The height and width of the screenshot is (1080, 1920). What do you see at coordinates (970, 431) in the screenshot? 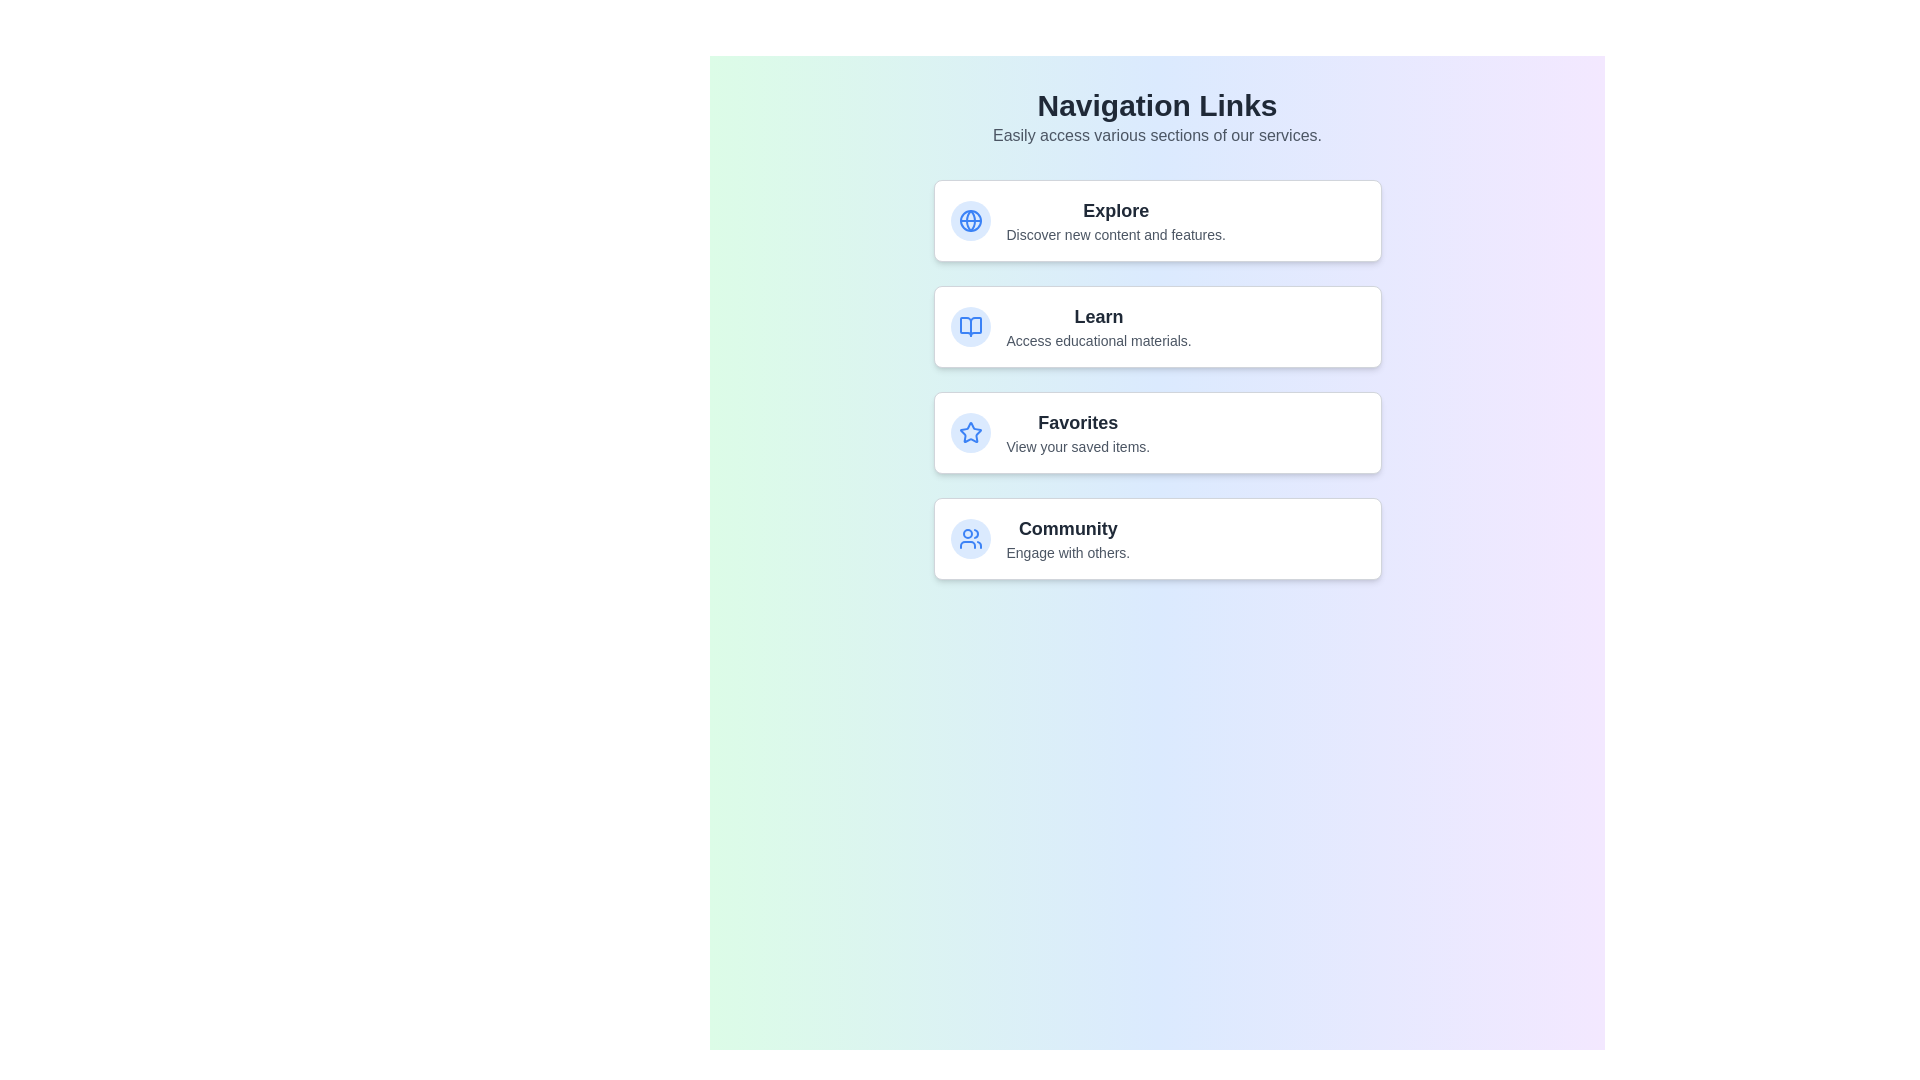
I see `the star-shaped vector icon, which serves as the 'Favorites' indicator, located under the 'Favorites' label in the vertical navigation list` at bounding box center [970, 431].